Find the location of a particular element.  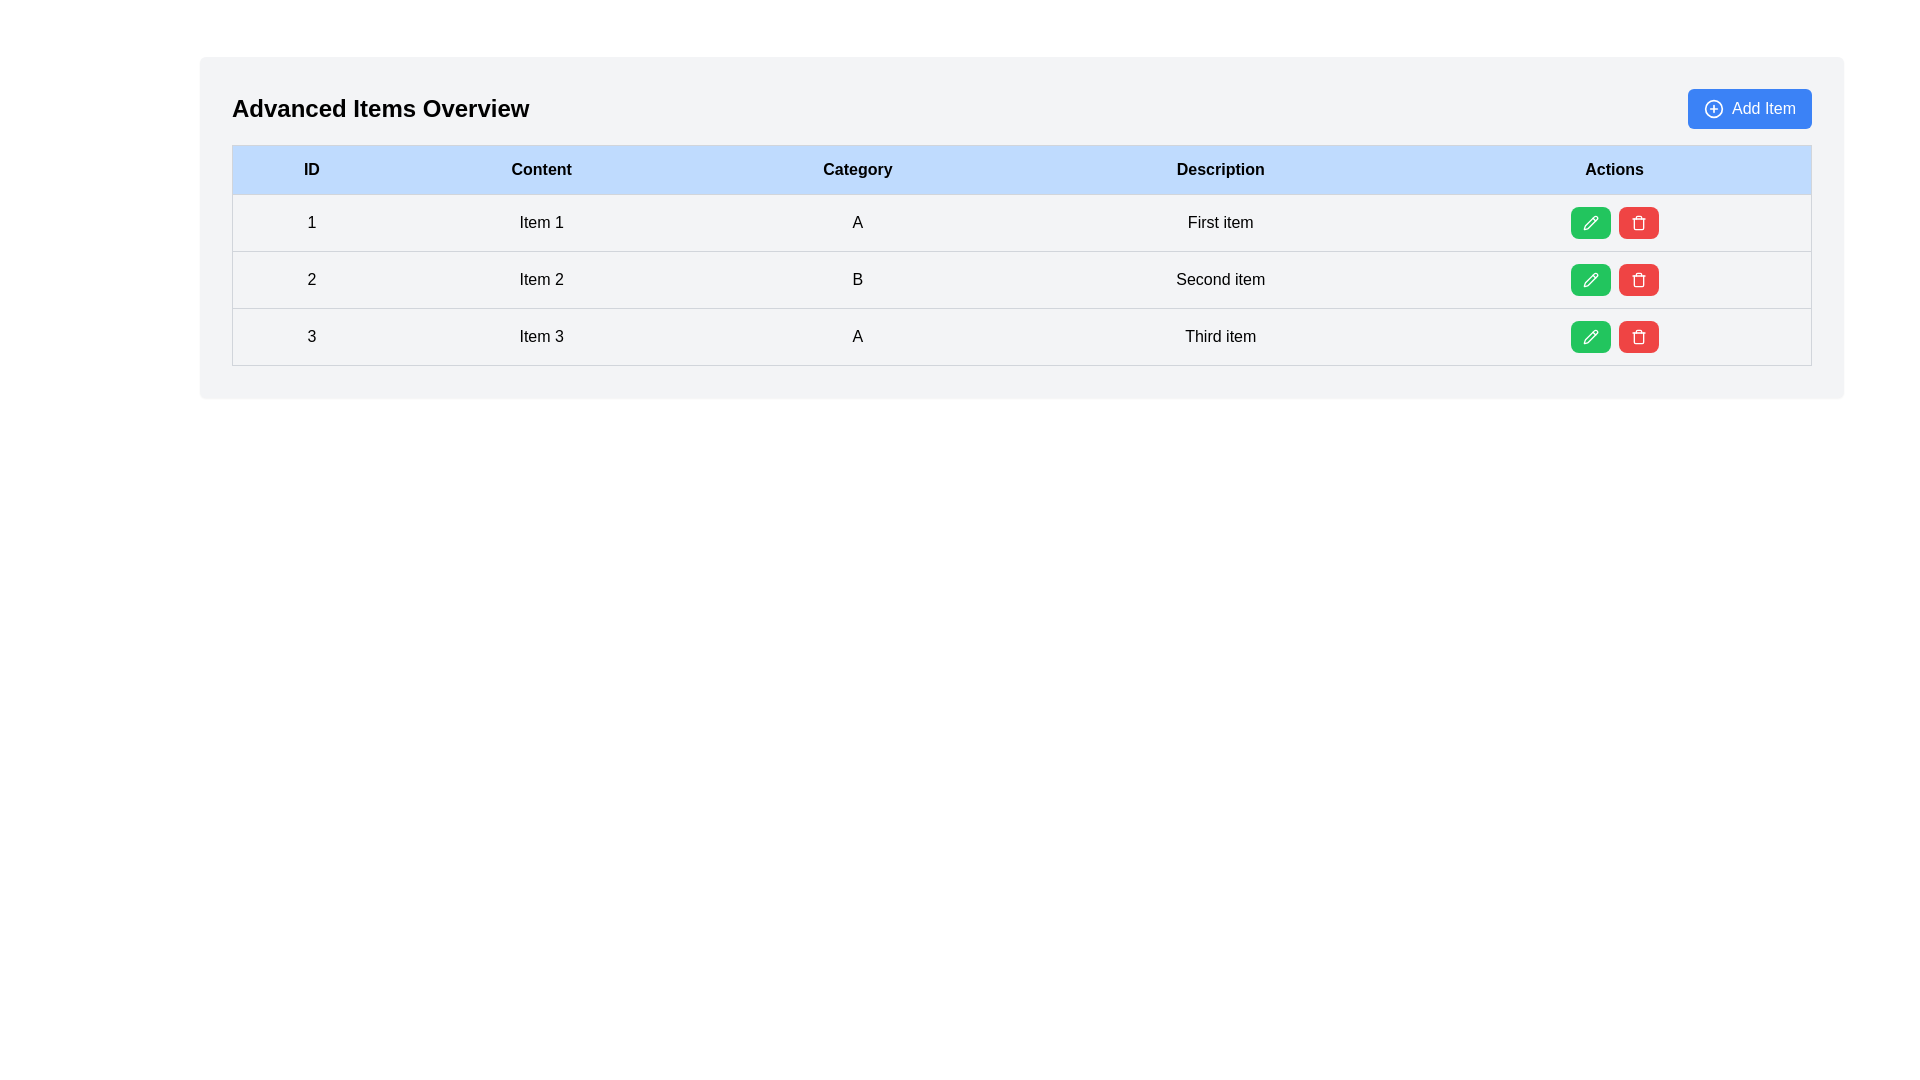

the Table Header Cell labeled 'Category', which is the third column in the header row of the data table, located between 'Content' and 'Description' is located at coordinates (857, 168).